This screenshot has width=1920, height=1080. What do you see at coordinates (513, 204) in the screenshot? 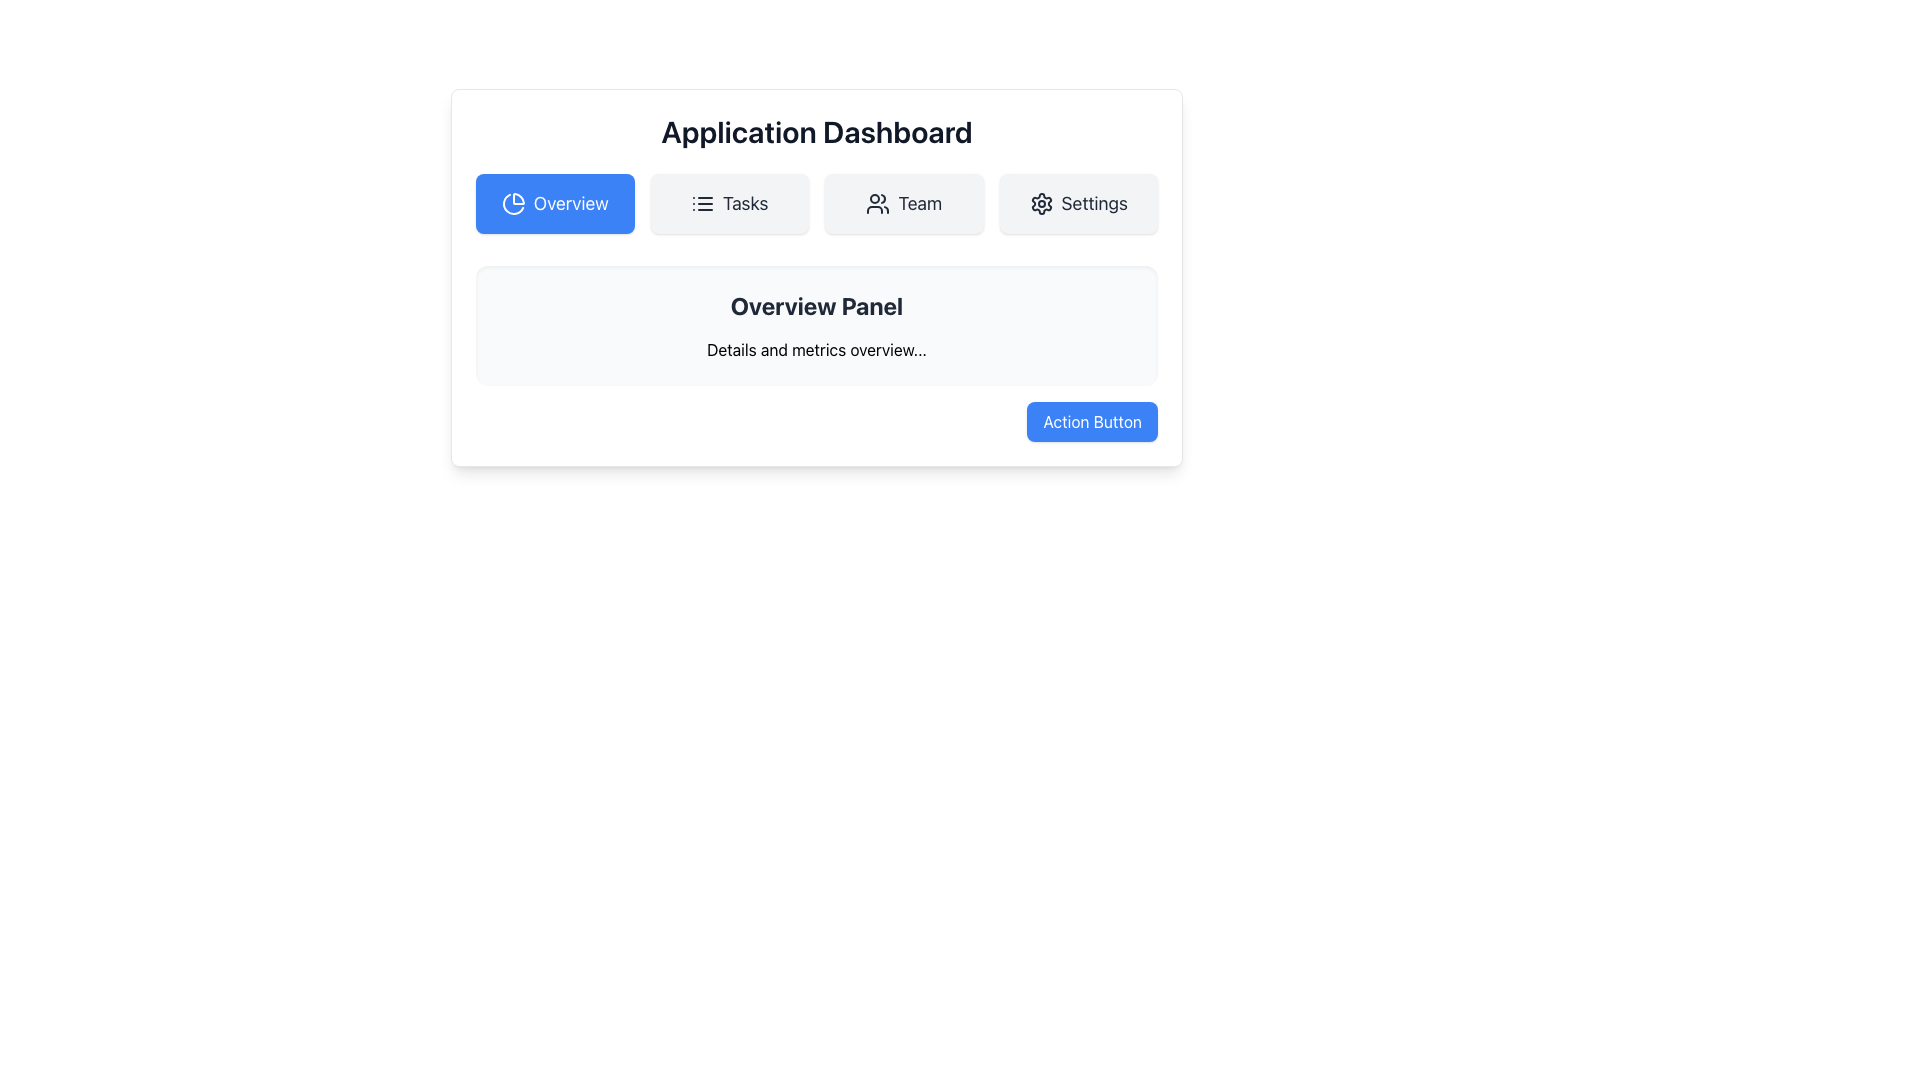
I see `the pie chart SVG icon located within the 'Overview' button in the top navigation` at bounding box center [513, 204].